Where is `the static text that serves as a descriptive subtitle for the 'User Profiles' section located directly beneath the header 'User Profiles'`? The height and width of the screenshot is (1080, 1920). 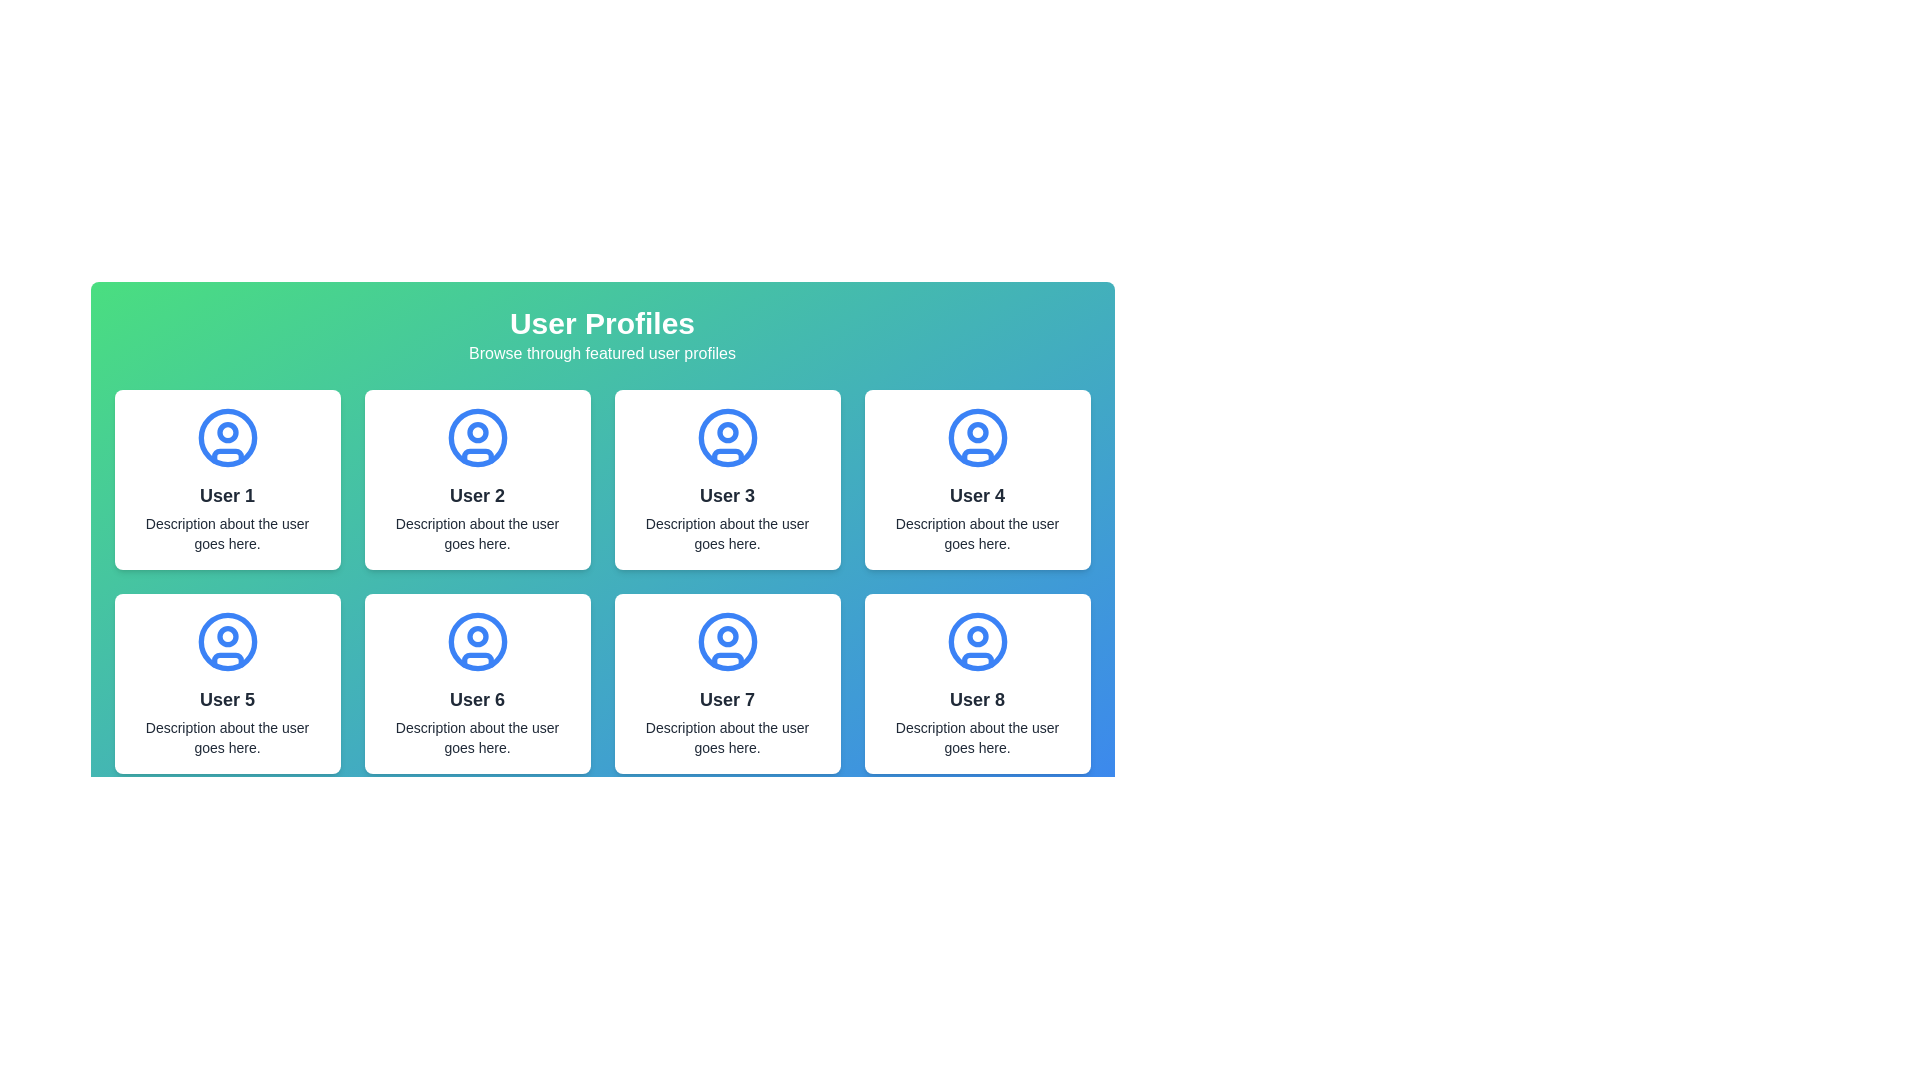 the static text that serves as a descriptive subtitle for the 'User Profiles' section located directly beneath the header 'User Profiles' is located at coordinates (601, 353).